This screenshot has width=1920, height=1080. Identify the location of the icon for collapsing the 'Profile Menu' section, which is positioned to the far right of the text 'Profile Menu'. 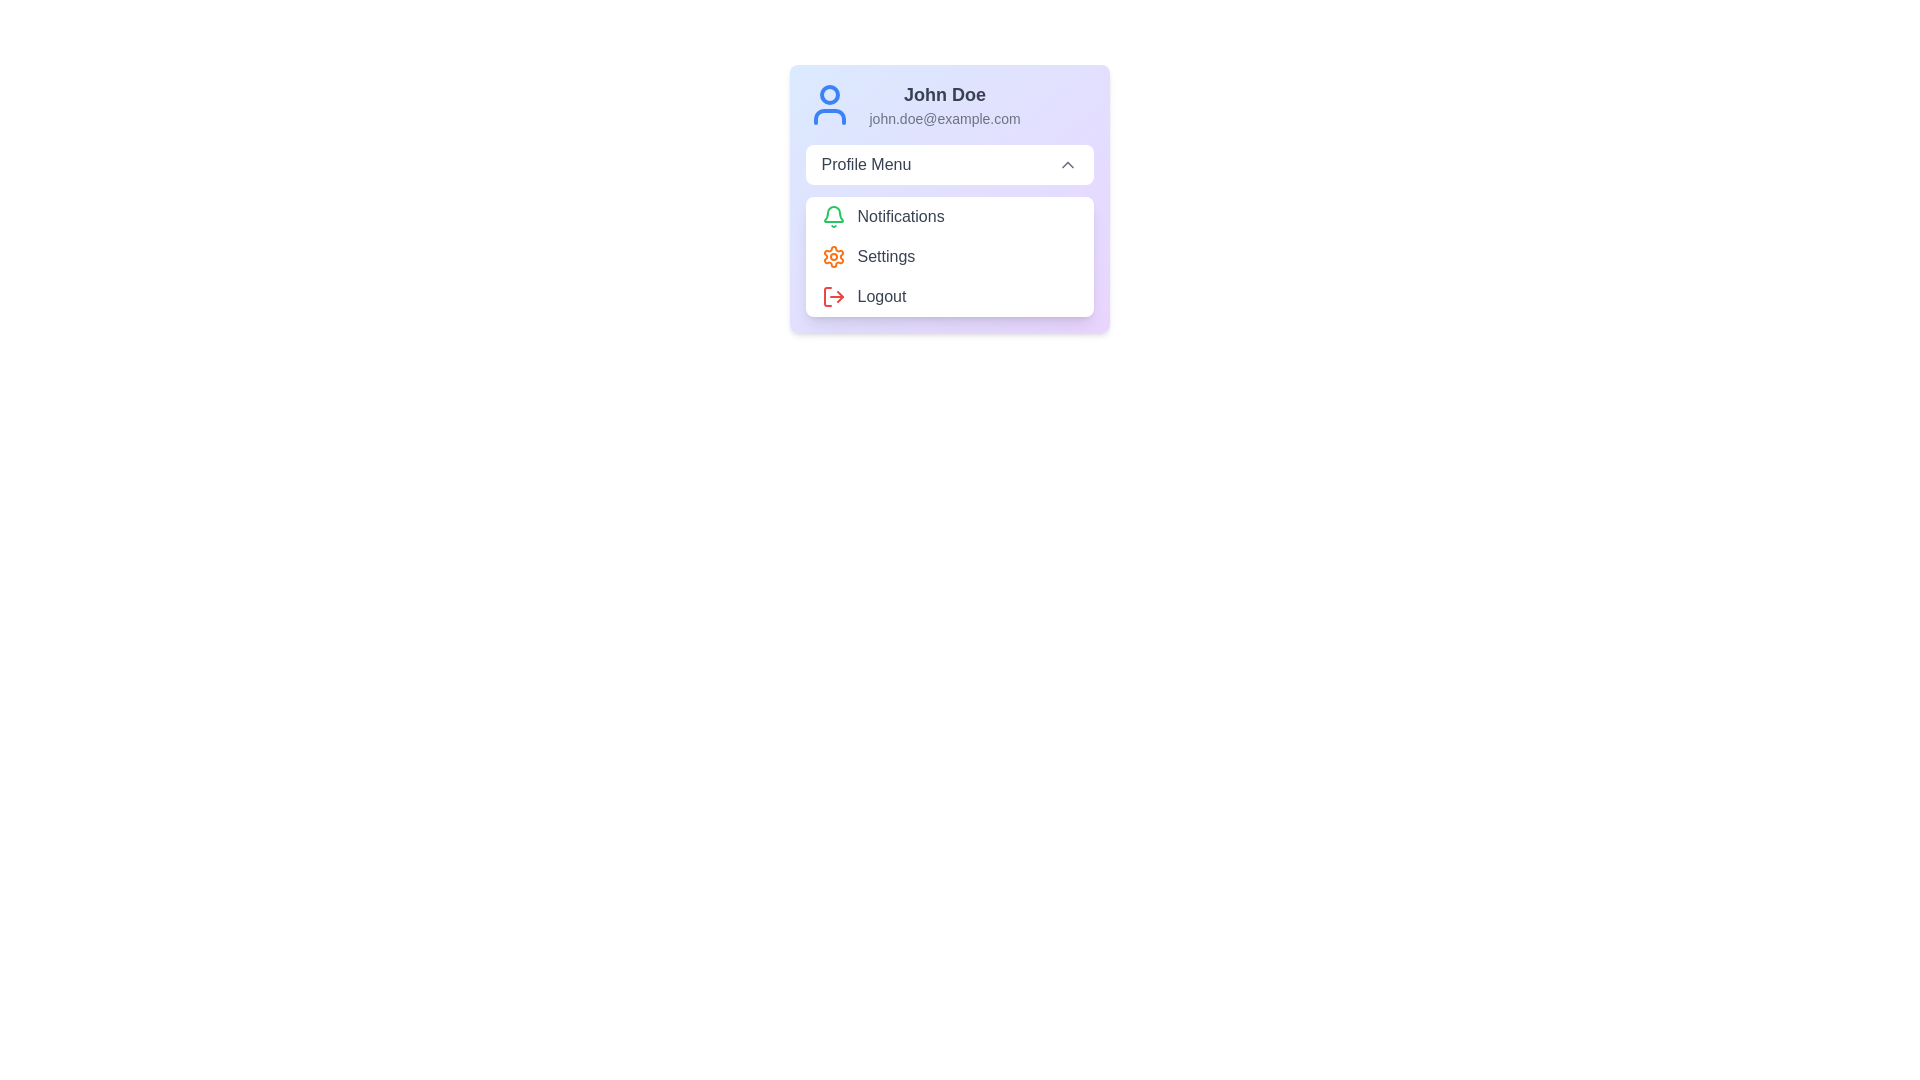
(1066, 164).